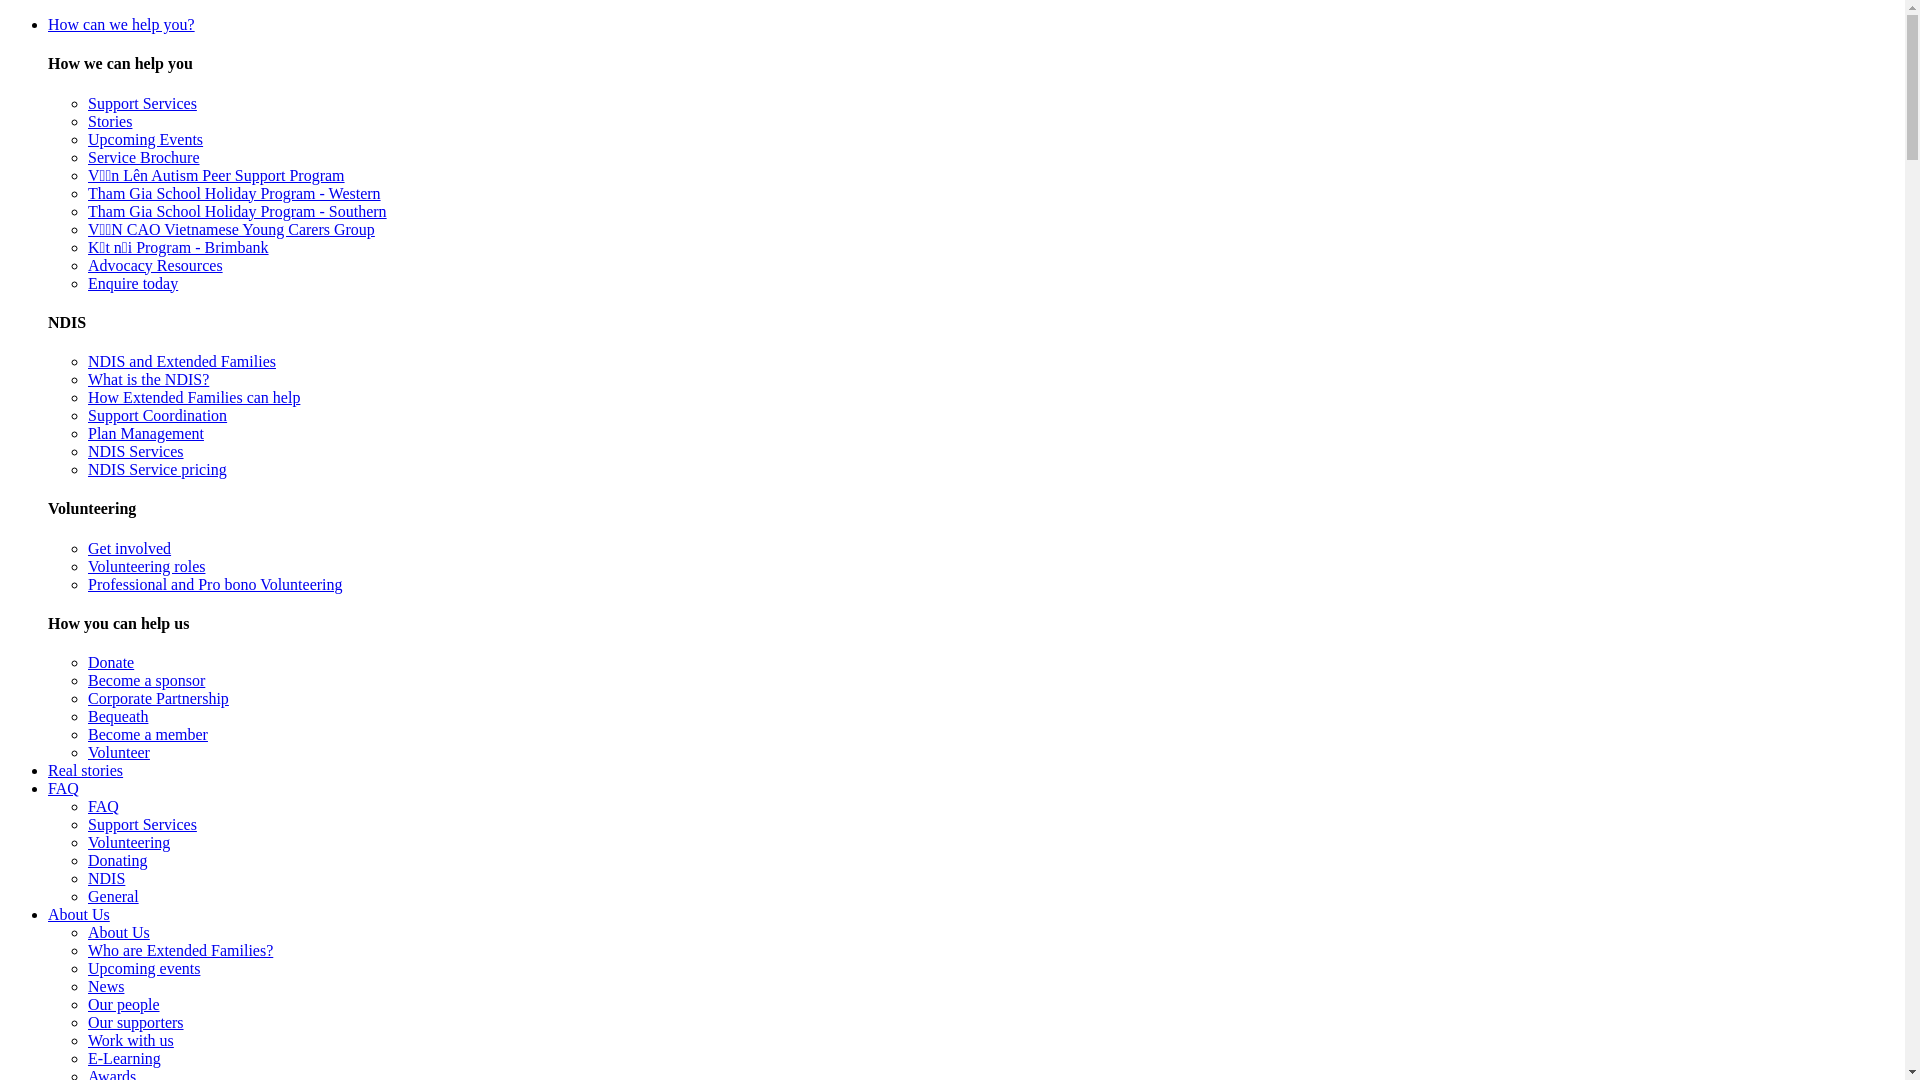 The height and width of the screenshot is (1080, 1920). Describe the element at coordinates (128, 842) in the screenshot. I see `'Volunteering'` at that location.